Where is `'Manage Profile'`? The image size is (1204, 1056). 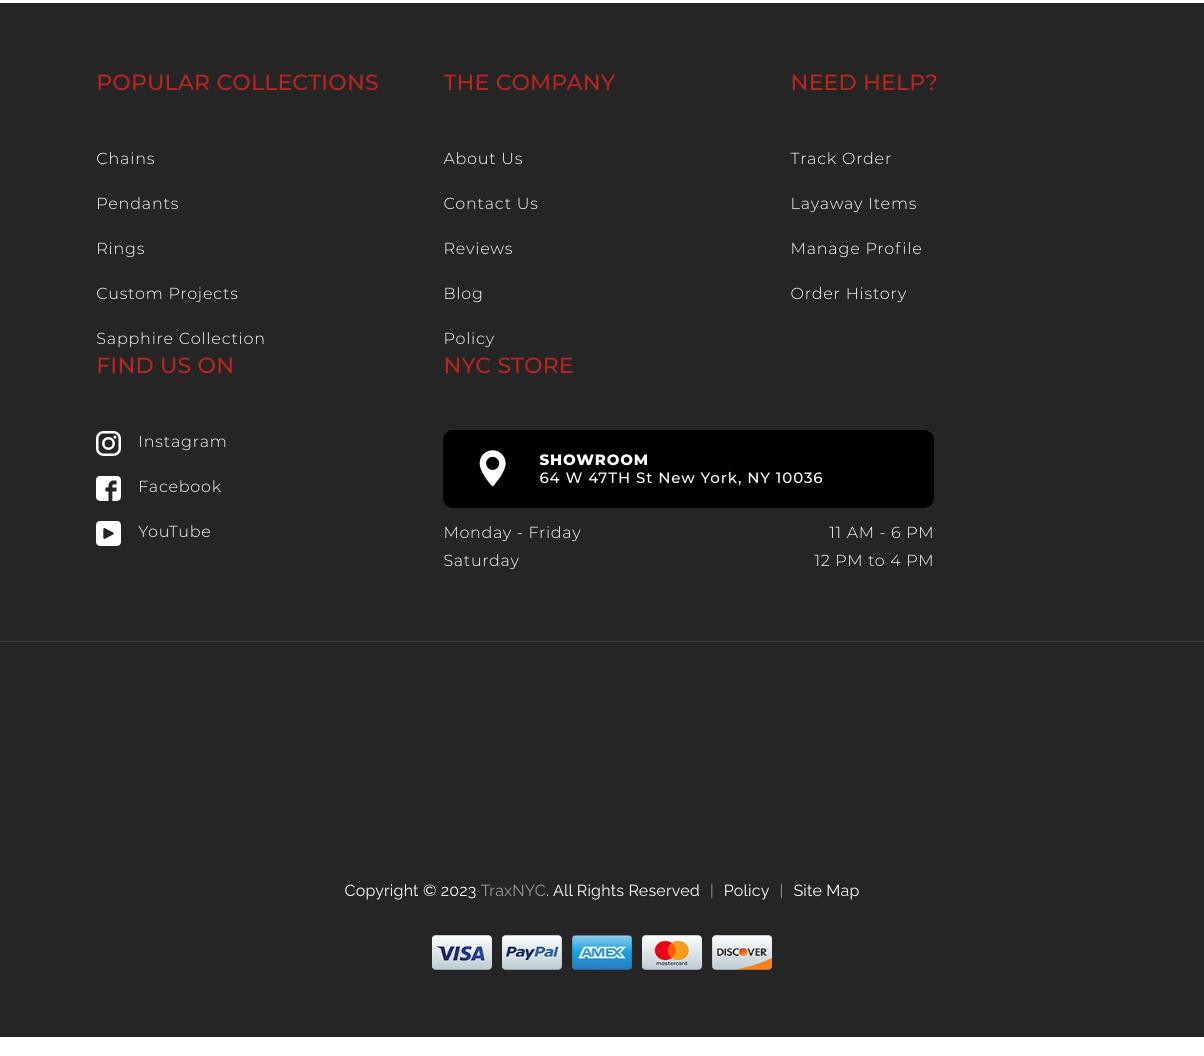 'Manage Profile' is located at coordinates (856, 248).